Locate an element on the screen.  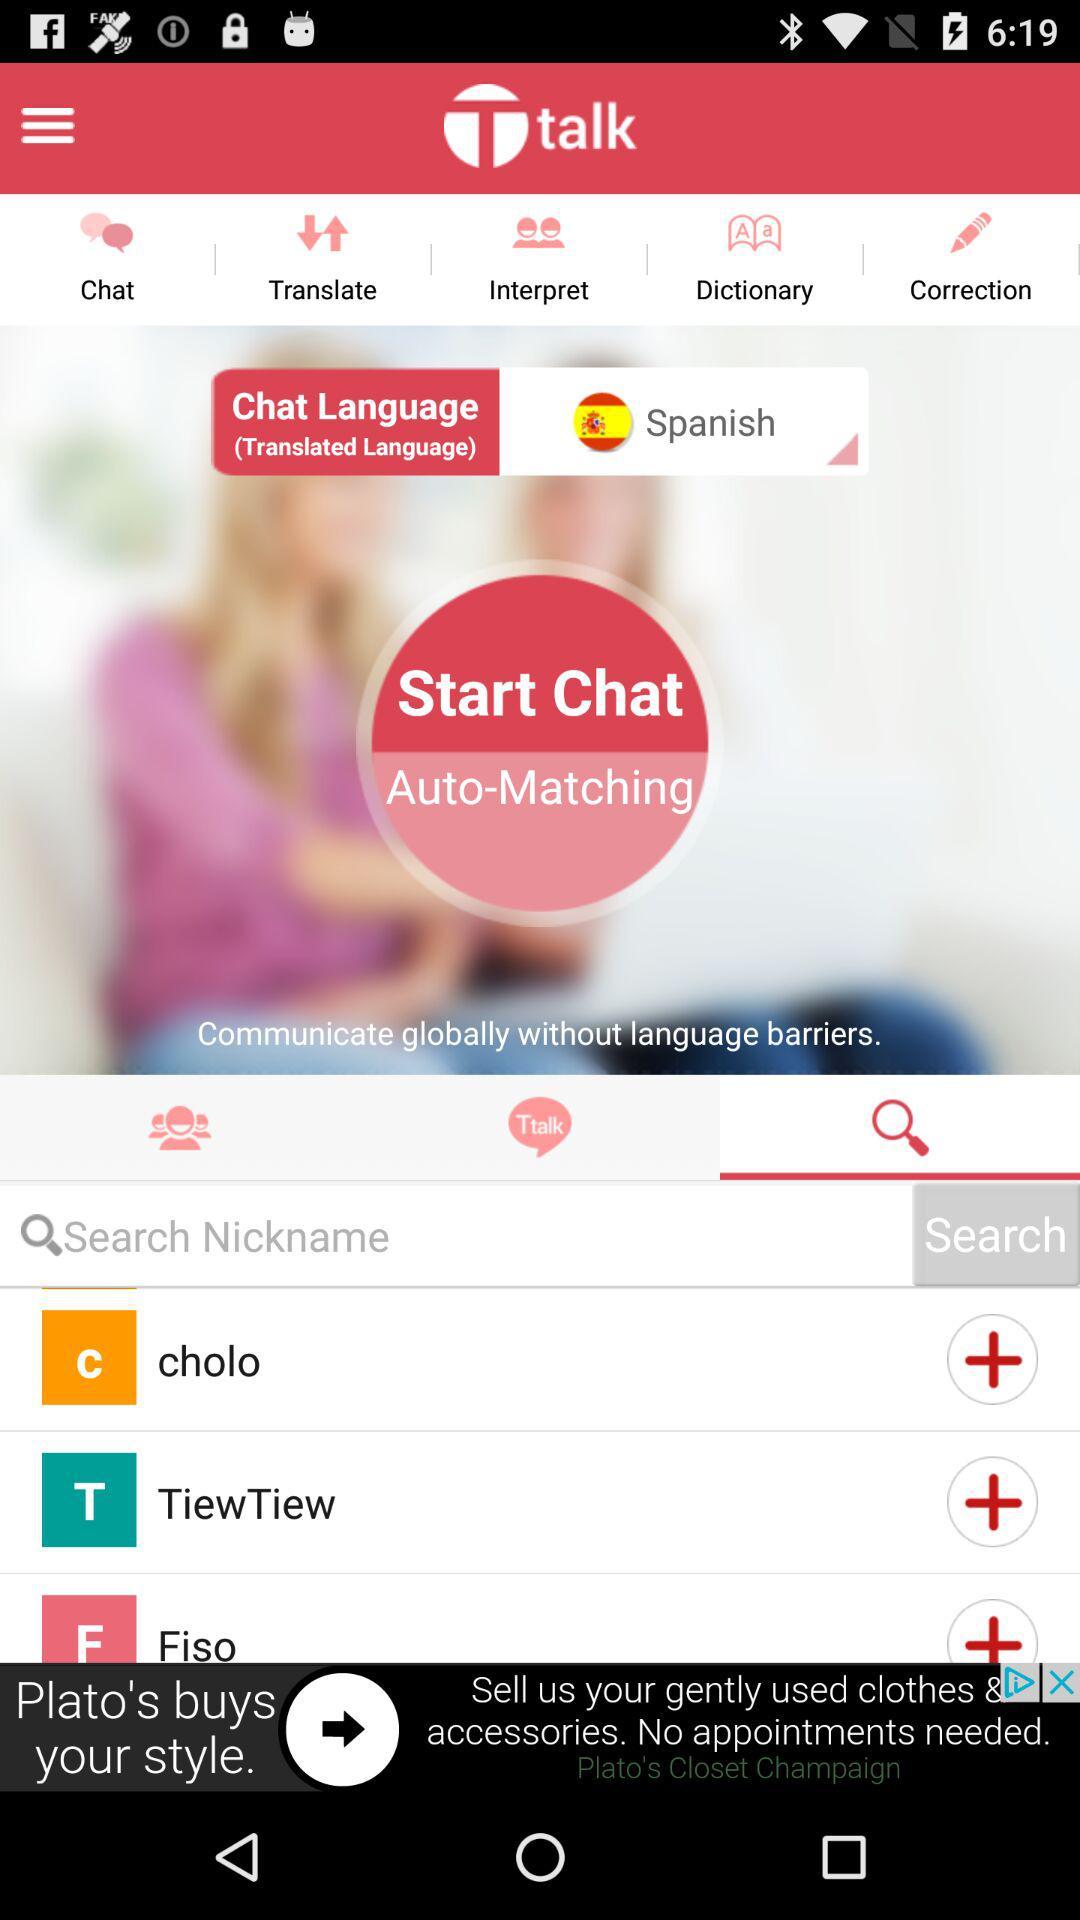
the more icon is located at coordinates (180, 1205).